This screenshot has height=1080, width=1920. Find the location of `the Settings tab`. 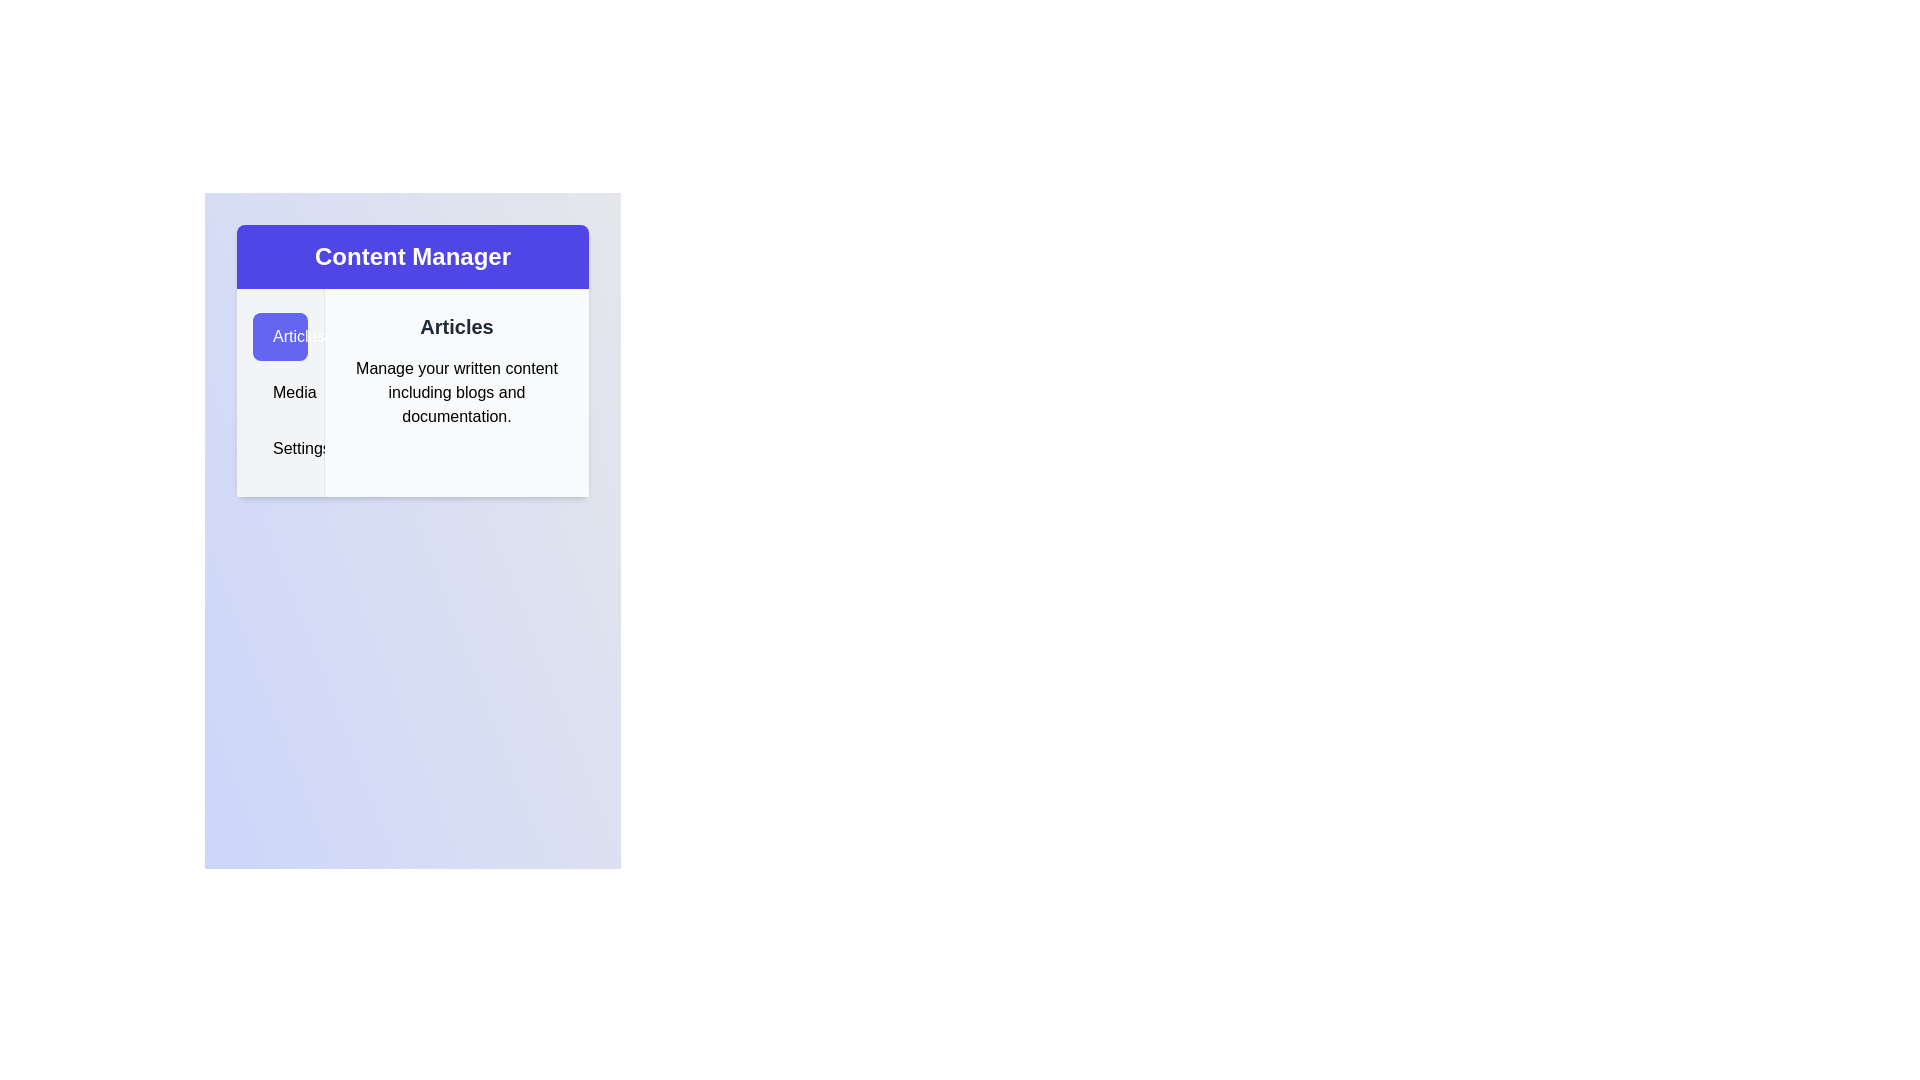

the Settings tab is located at coordinates (279, 447).